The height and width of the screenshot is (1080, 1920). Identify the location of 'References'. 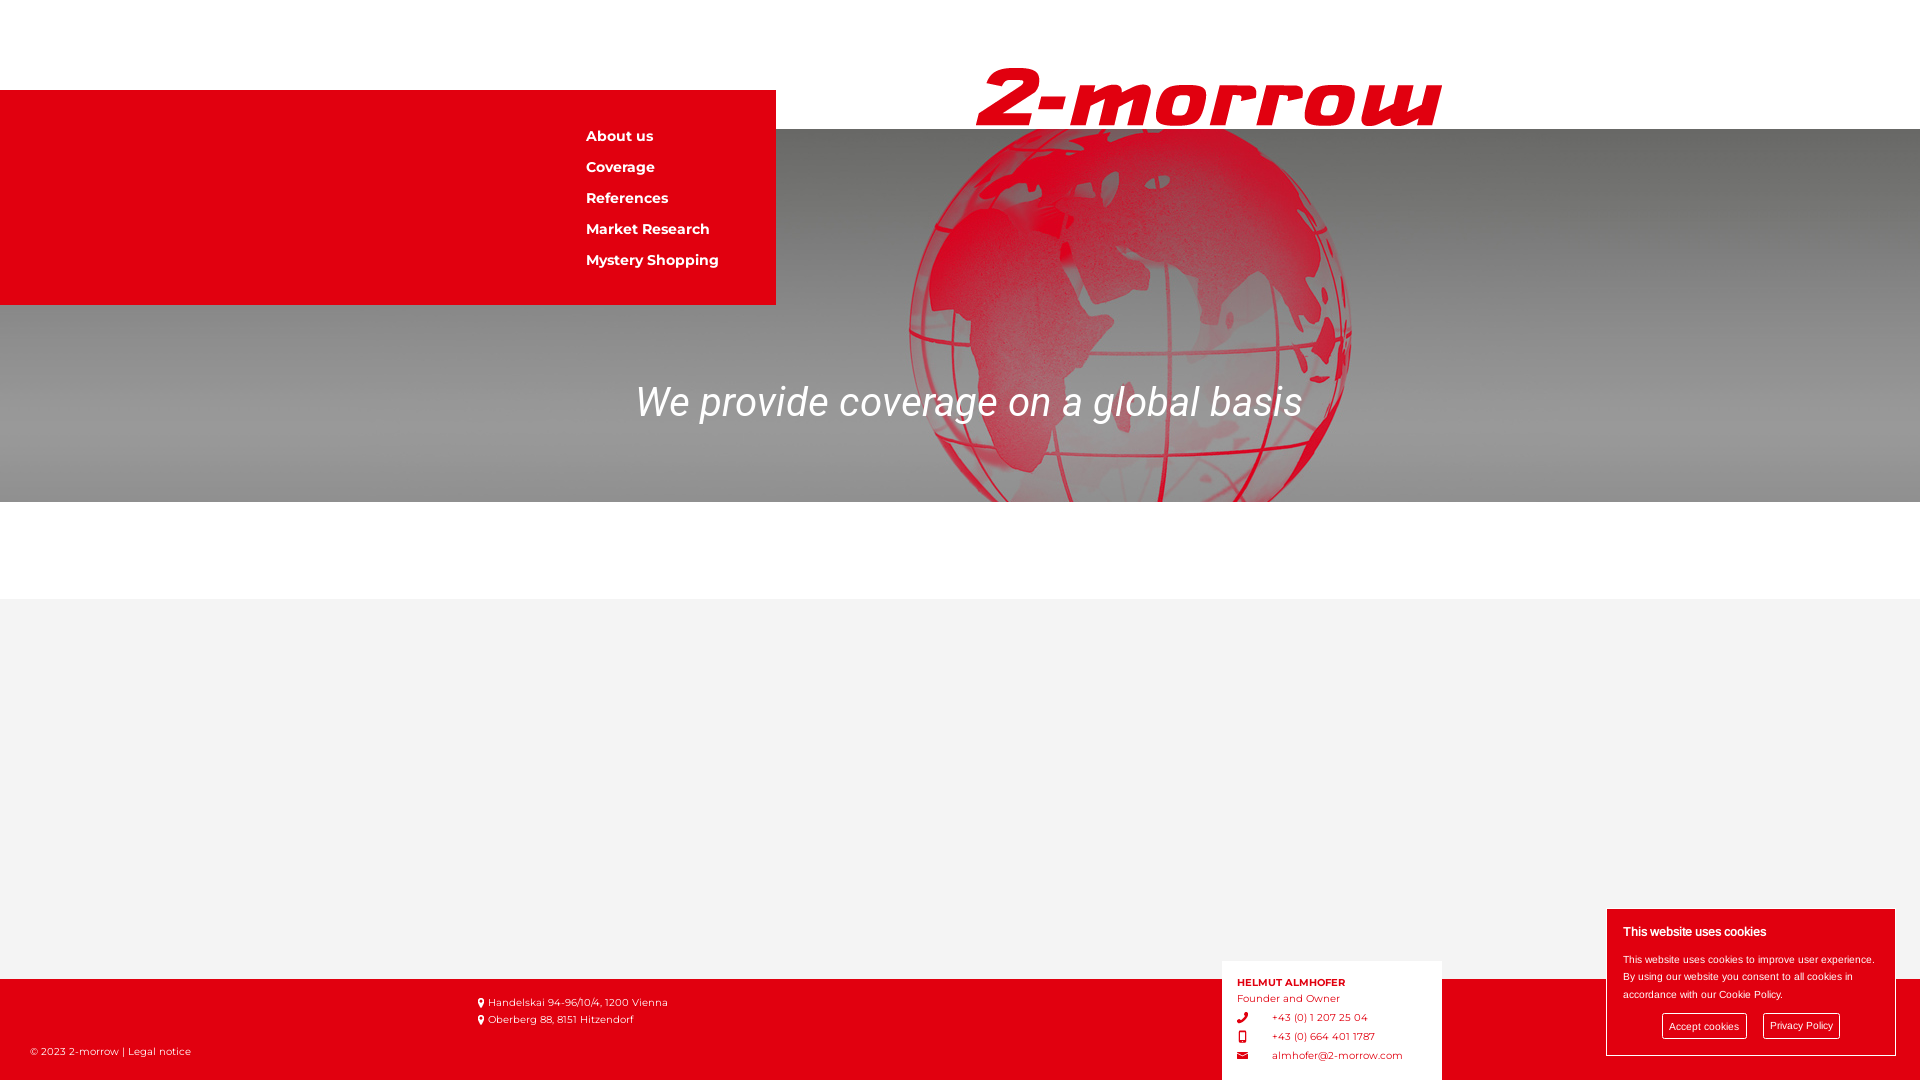
(666, 197).